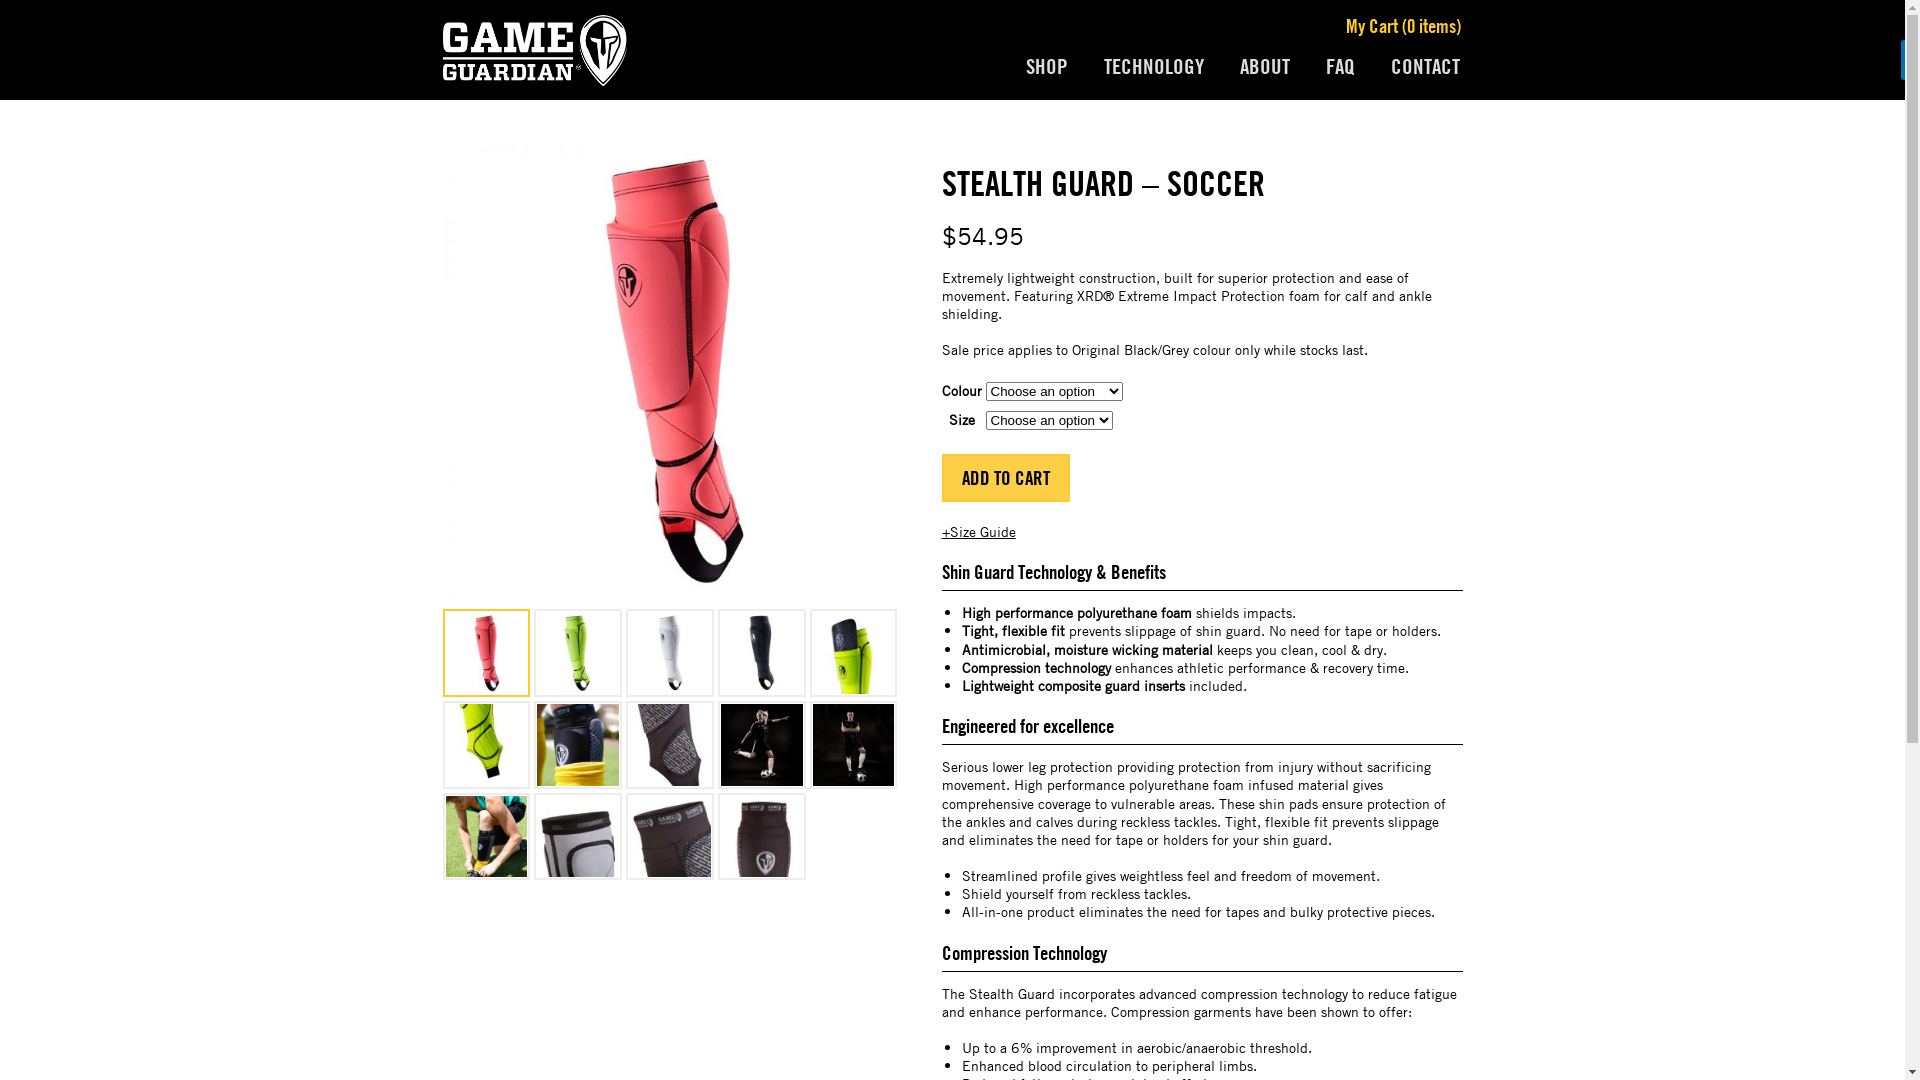 The height and width of the screenshot is (1080, 1920). What do you see at coordinates (1264, 65) in the screenshot?
I see `'ABOUT'` at bounding box center [1264, 65].